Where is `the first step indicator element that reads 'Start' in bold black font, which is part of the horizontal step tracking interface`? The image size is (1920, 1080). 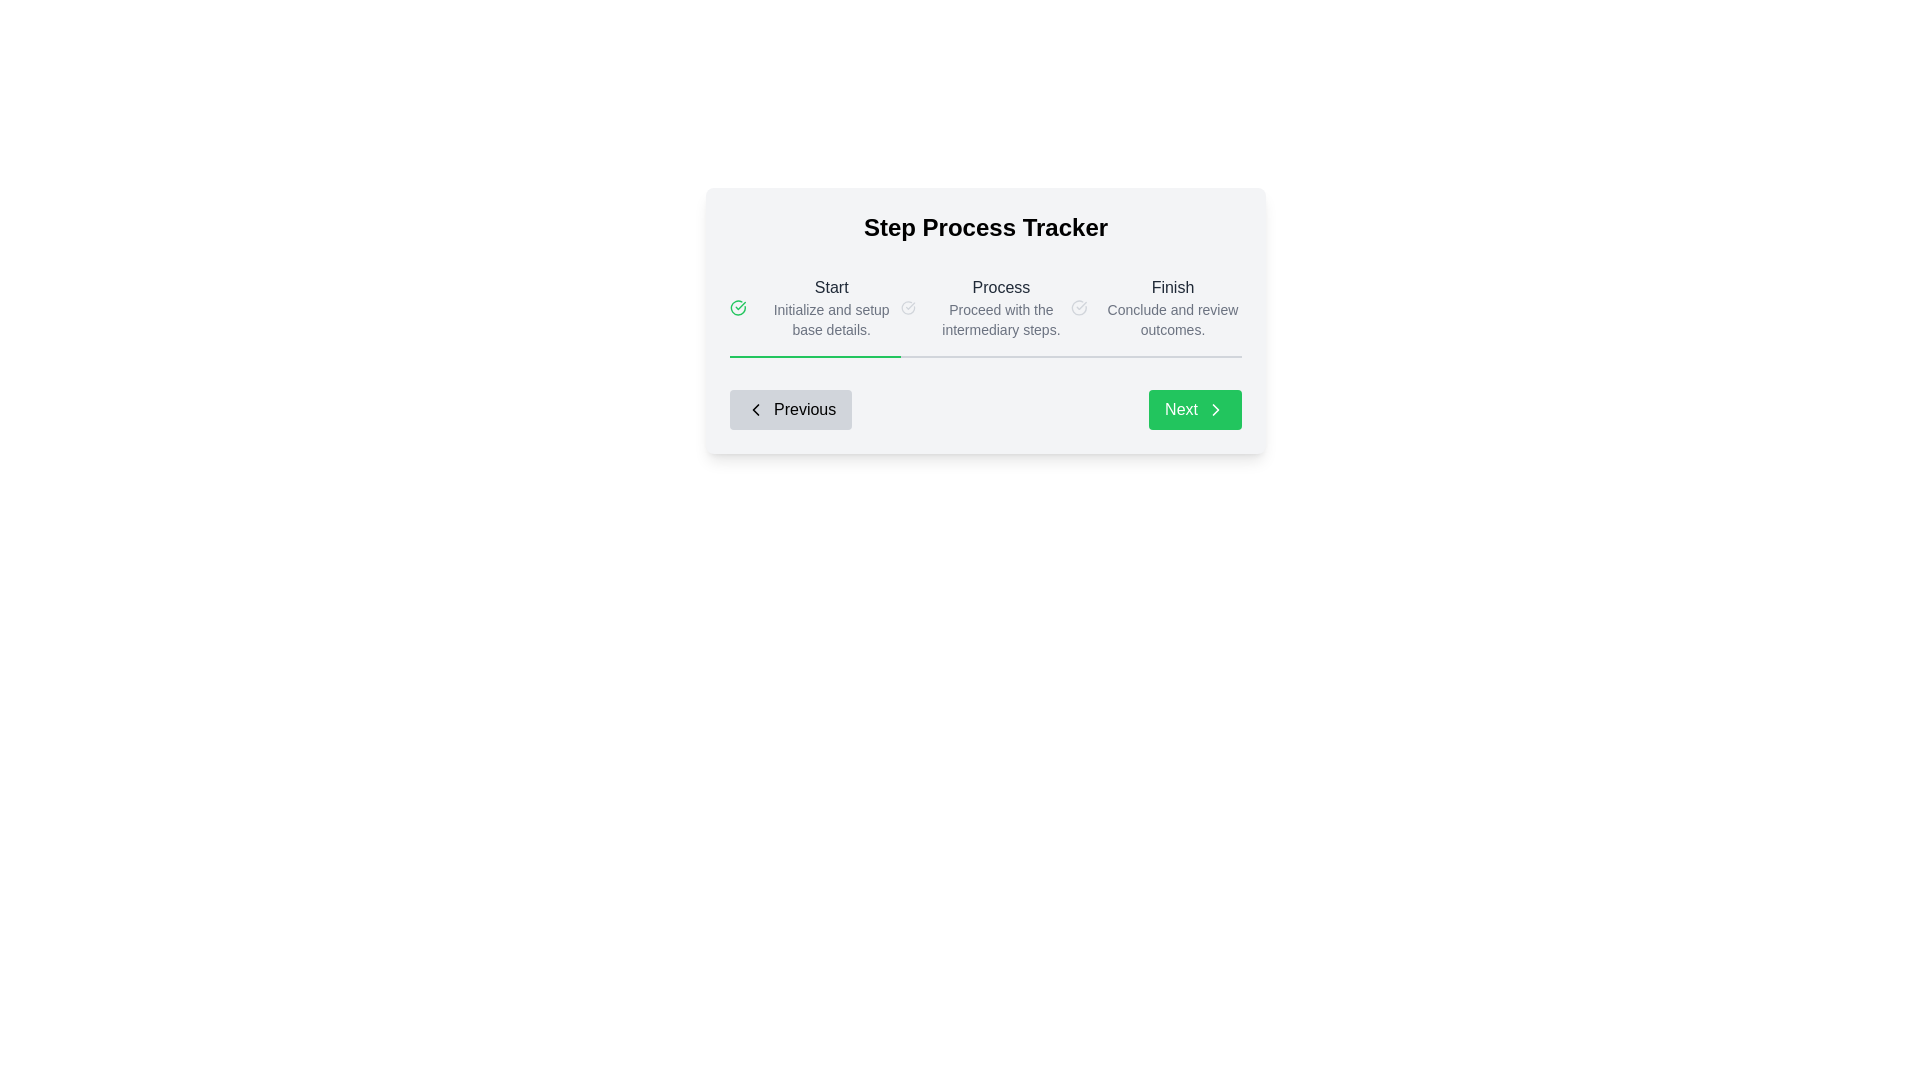
the first step indicator element that reads 'Start' in bold black font, which is part of the horizontal step tracking interface is located at coordinates (831, 308).